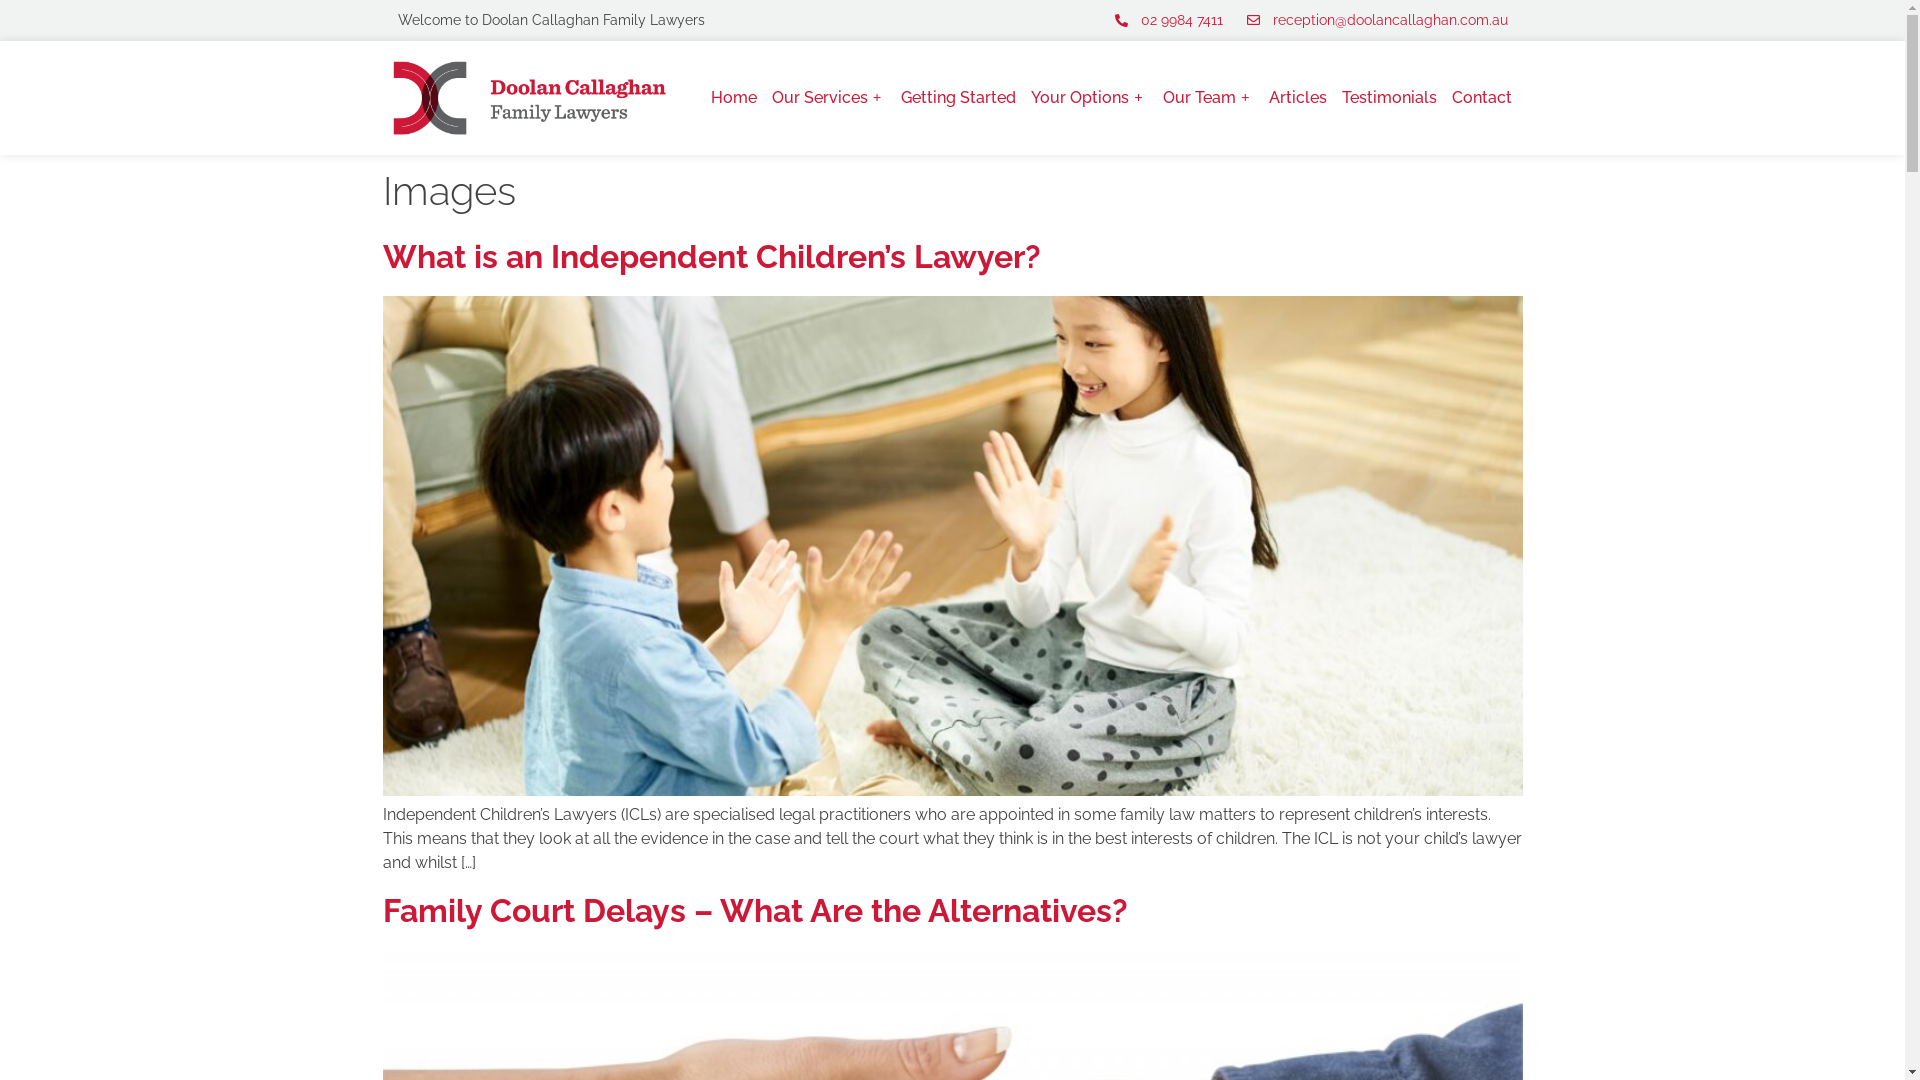 This screenshot has height=1080, width=1920. I want to click on 'Our Services', so click(771, 97).